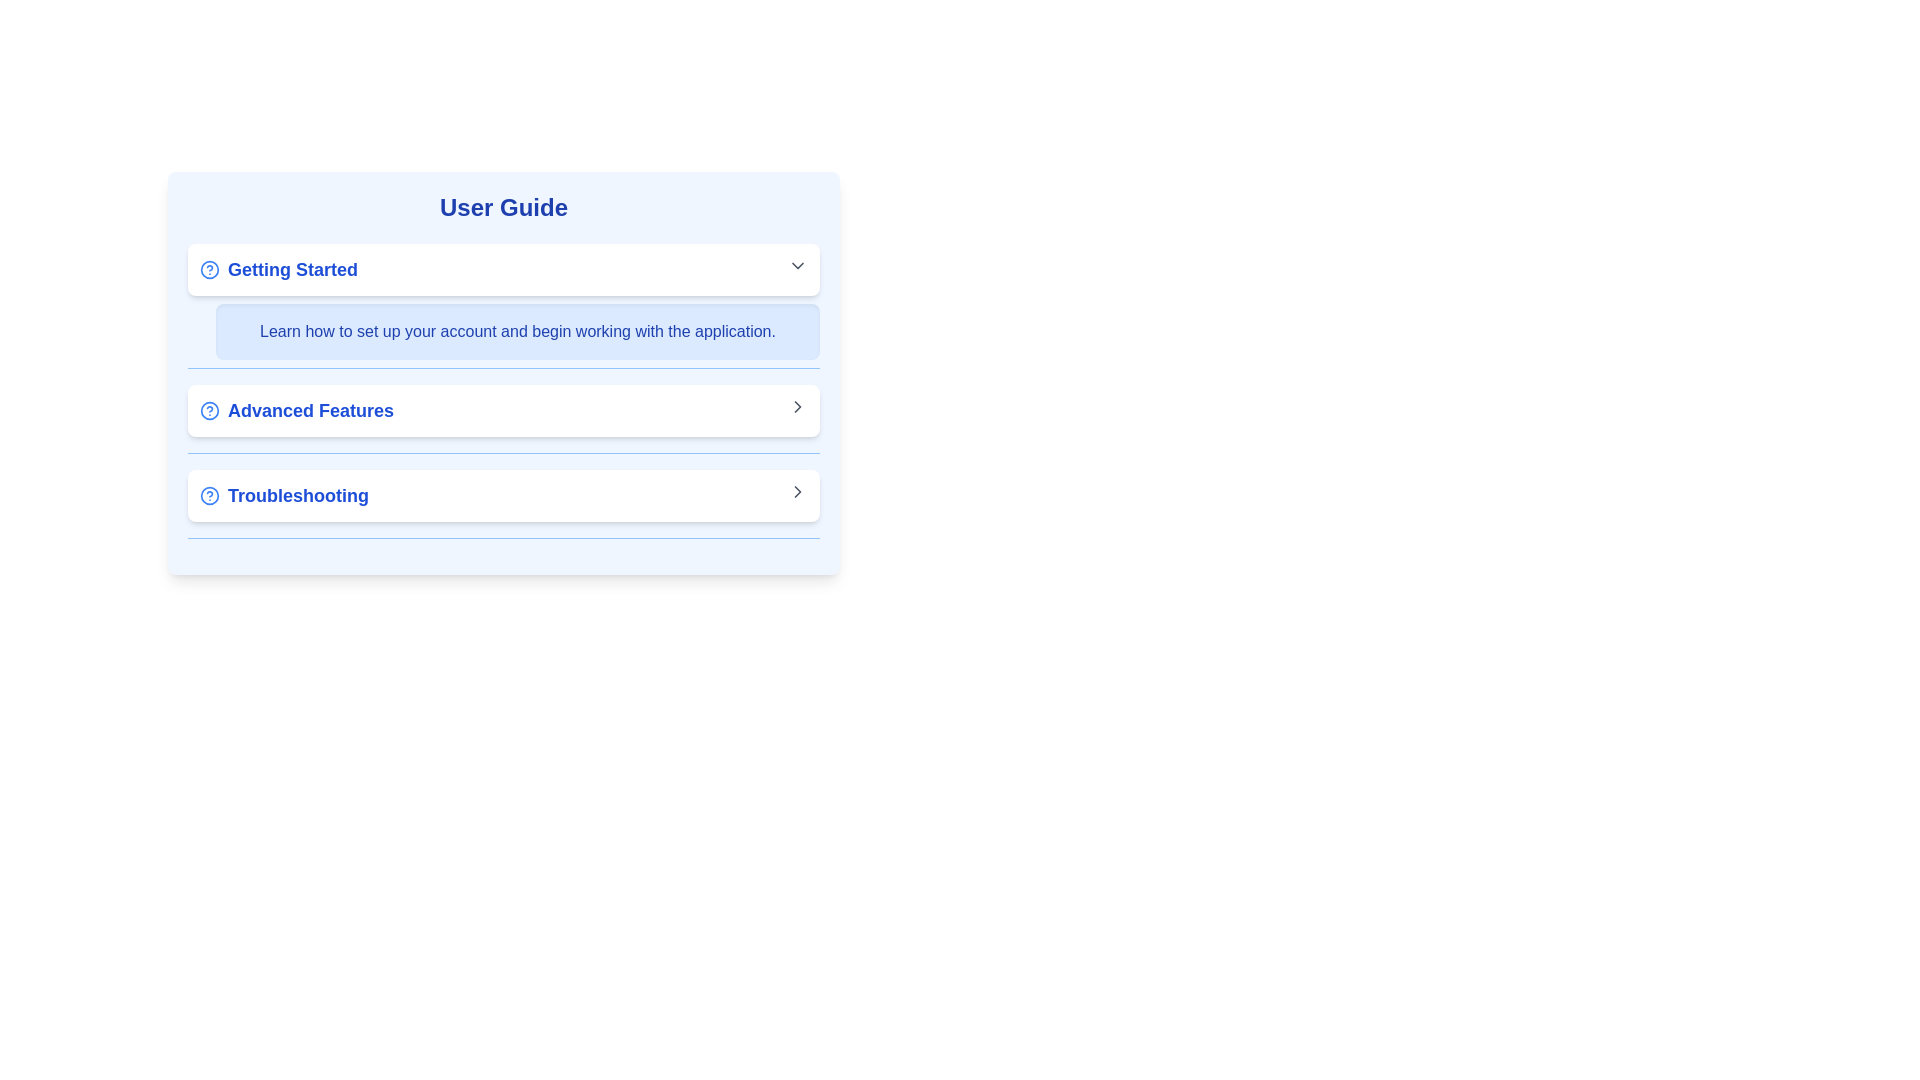 This screenshot has height=1080, width=1920. Describe the element at coordinates (283, 495) in the screenshot. I see `the 'Troubleshooting' section, which features a bold blue font and an icon on the left, located below 'Advanced Features' in the 'User Guide.'` at that location.